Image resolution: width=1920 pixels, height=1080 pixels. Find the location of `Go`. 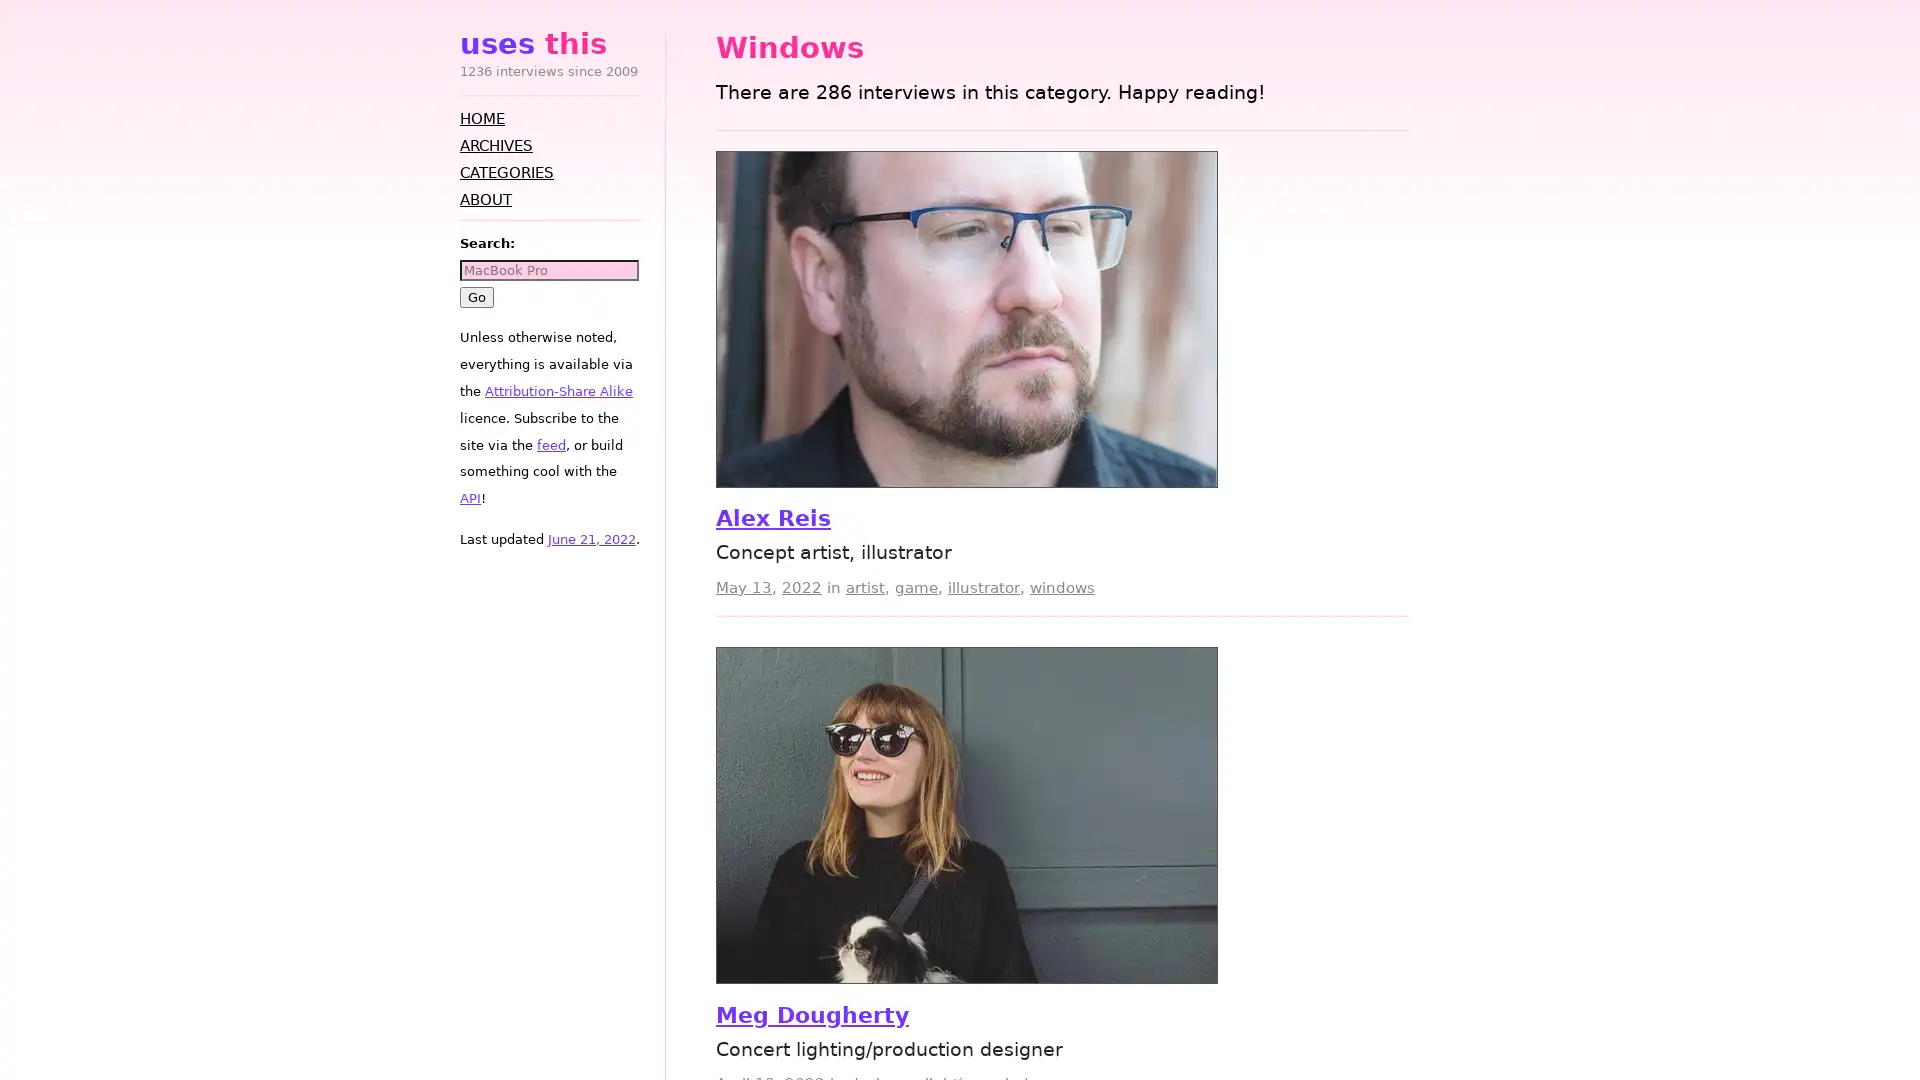

Go is located at coordinates (475, 296).